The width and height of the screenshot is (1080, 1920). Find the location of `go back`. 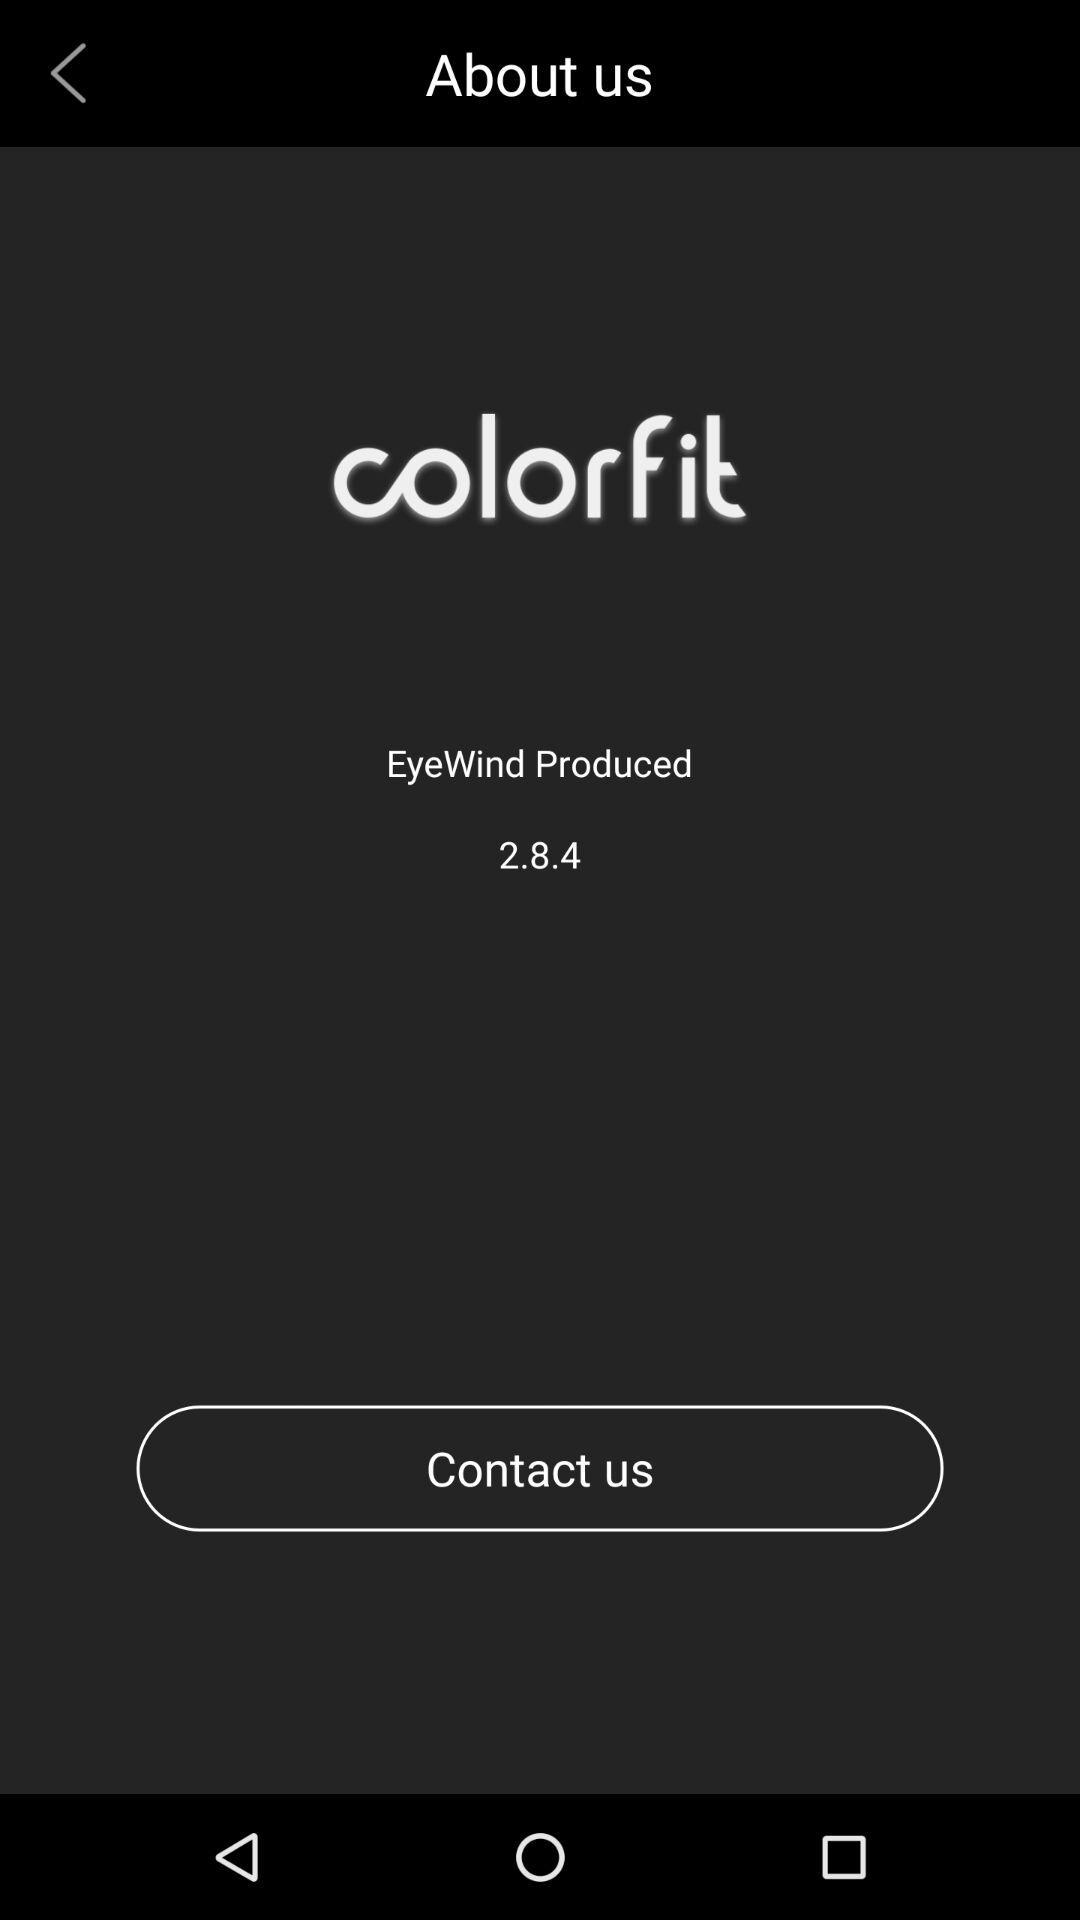

go back is located at coordinates (75, 73).